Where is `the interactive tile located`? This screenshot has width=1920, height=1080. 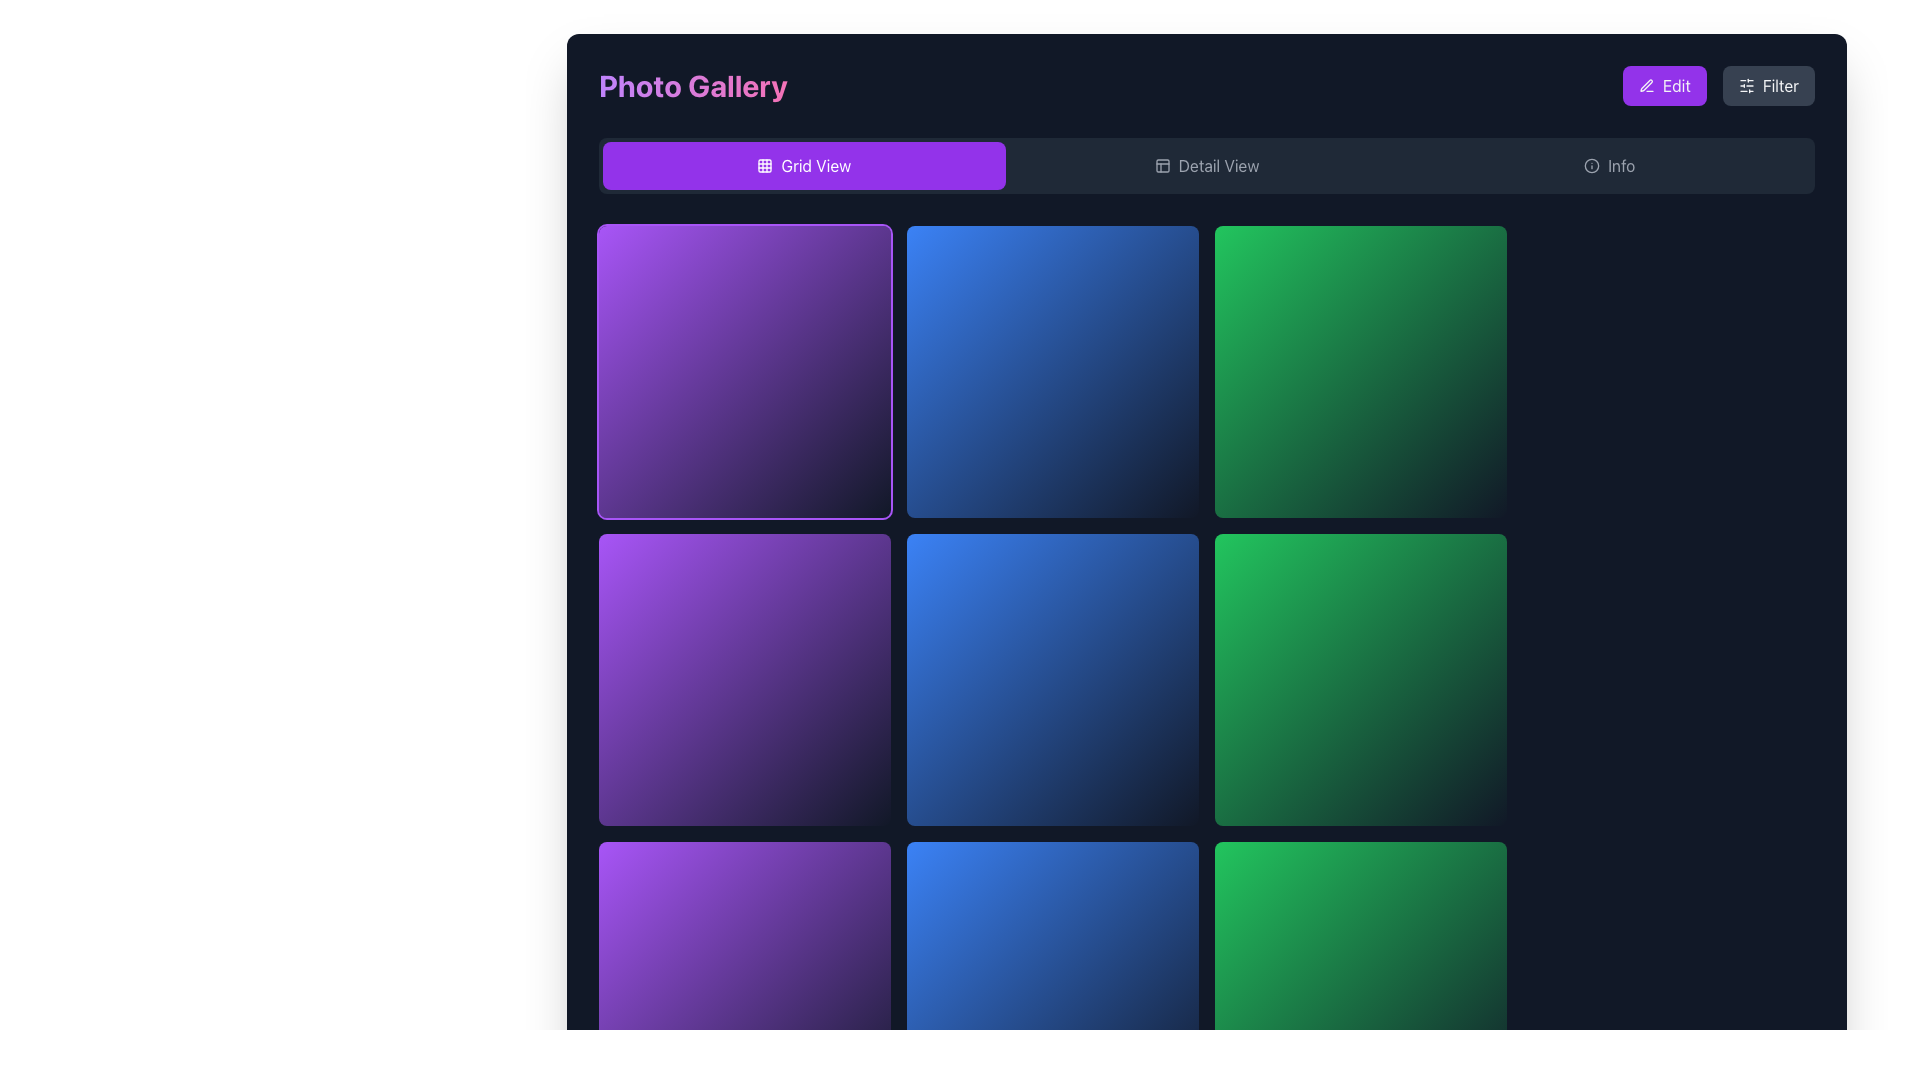
the interactive tile located is located at coordinates (1360, 678).